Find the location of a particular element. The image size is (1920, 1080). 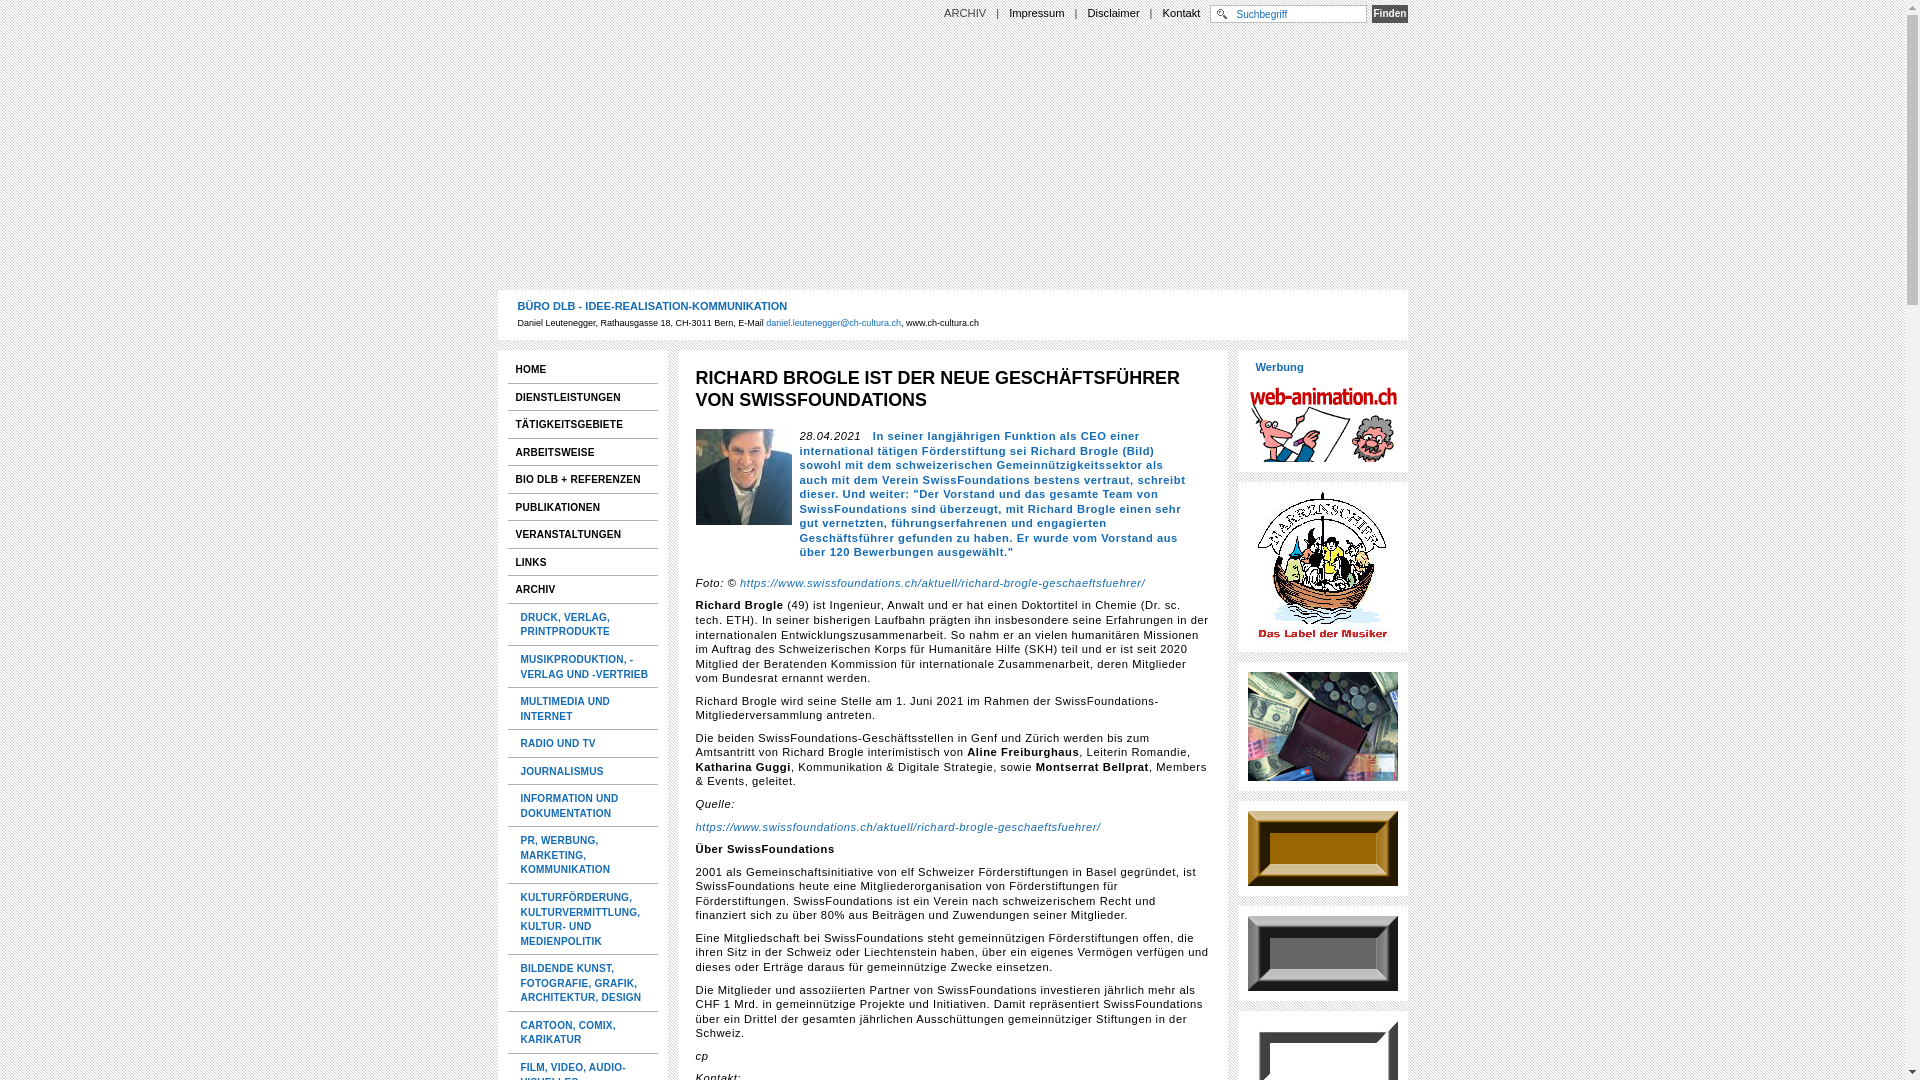

'JOURNALISMUS' is located at coordinates (583, 770).